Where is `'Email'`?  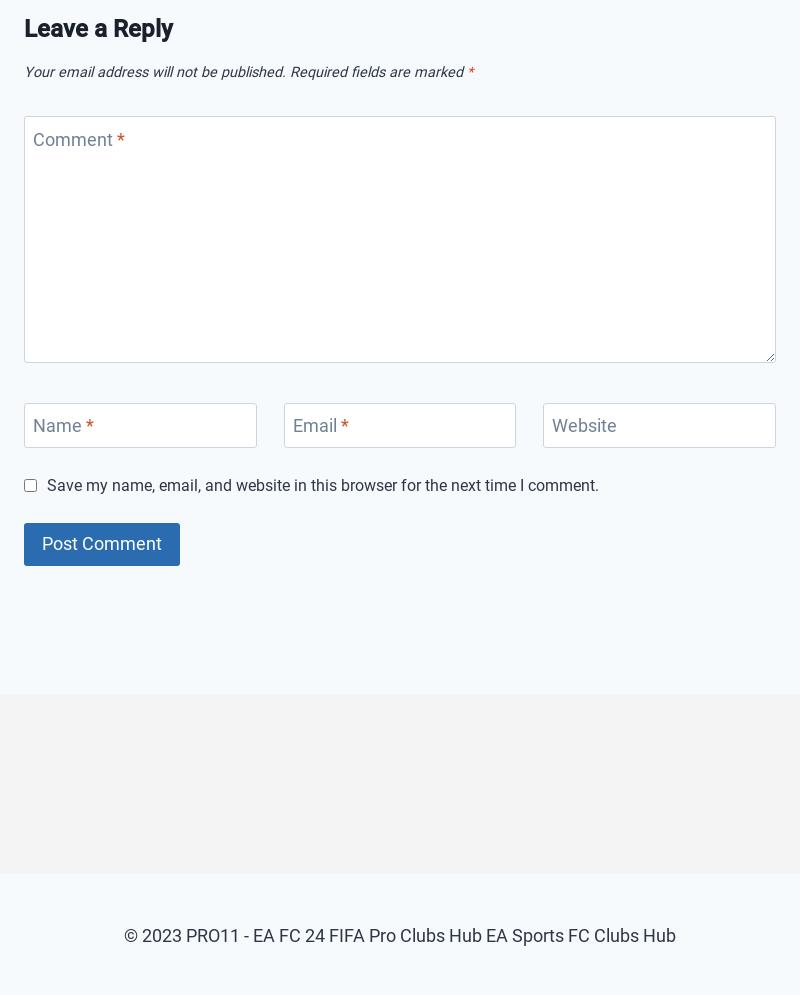
'Email' is located at coordinates (315, 424).